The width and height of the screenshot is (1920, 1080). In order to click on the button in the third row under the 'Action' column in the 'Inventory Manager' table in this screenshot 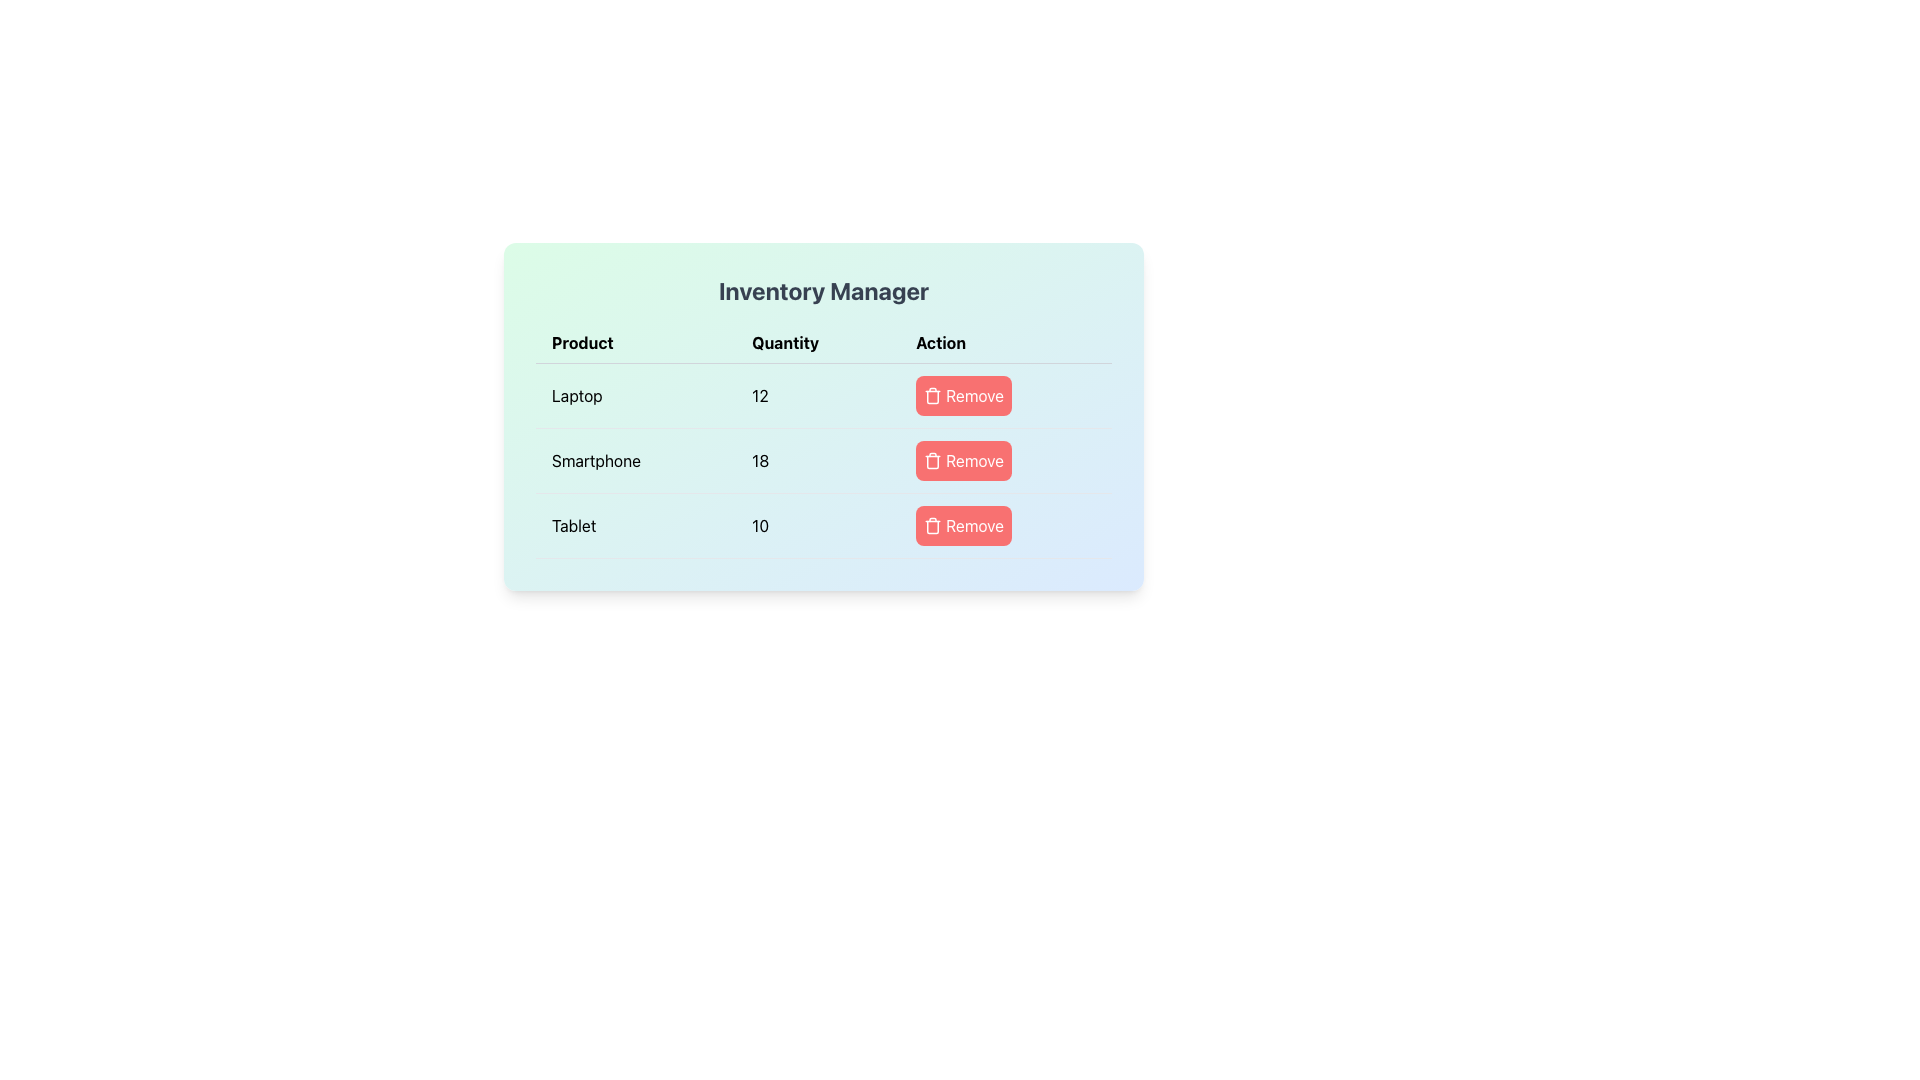, I will do `click(964, 524)`.